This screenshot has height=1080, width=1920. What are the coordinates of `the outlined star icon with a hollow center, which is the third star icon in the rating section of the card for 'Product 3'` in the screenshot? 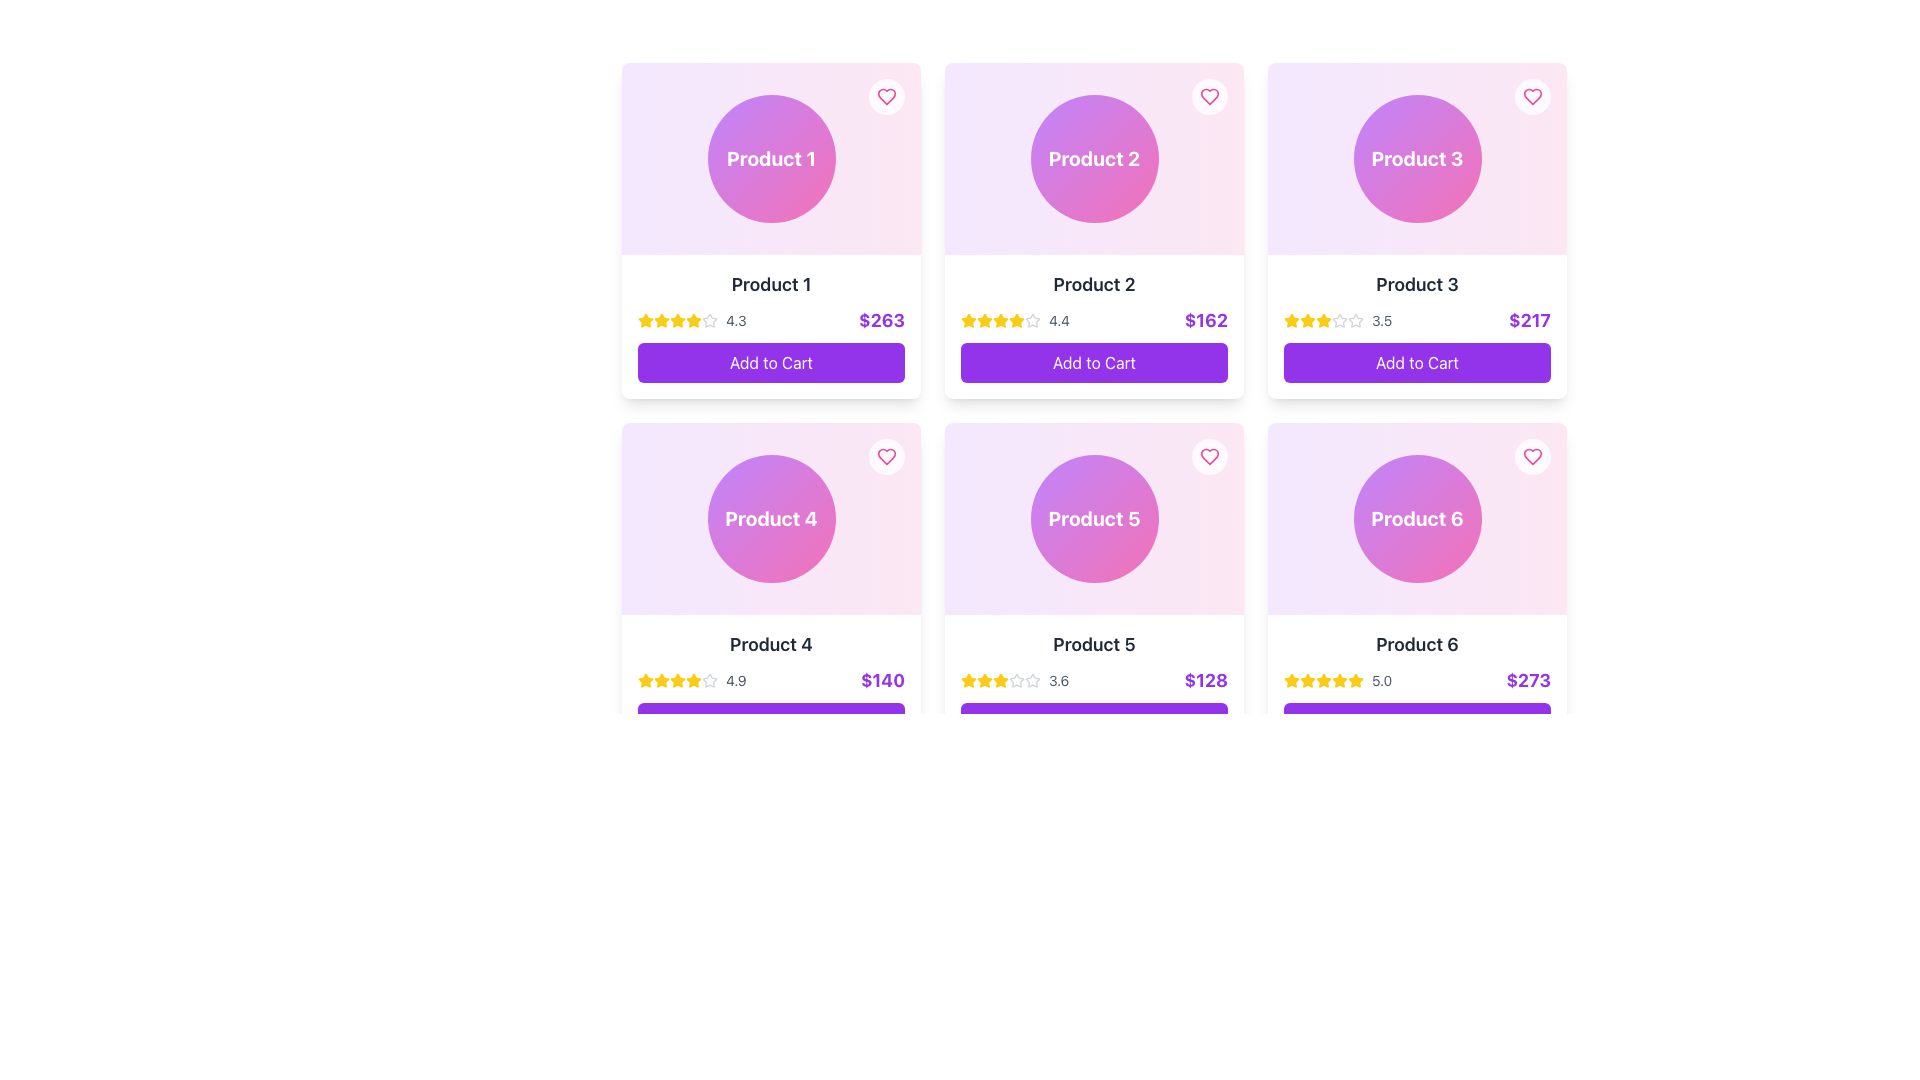 It's located at (1356, 319).